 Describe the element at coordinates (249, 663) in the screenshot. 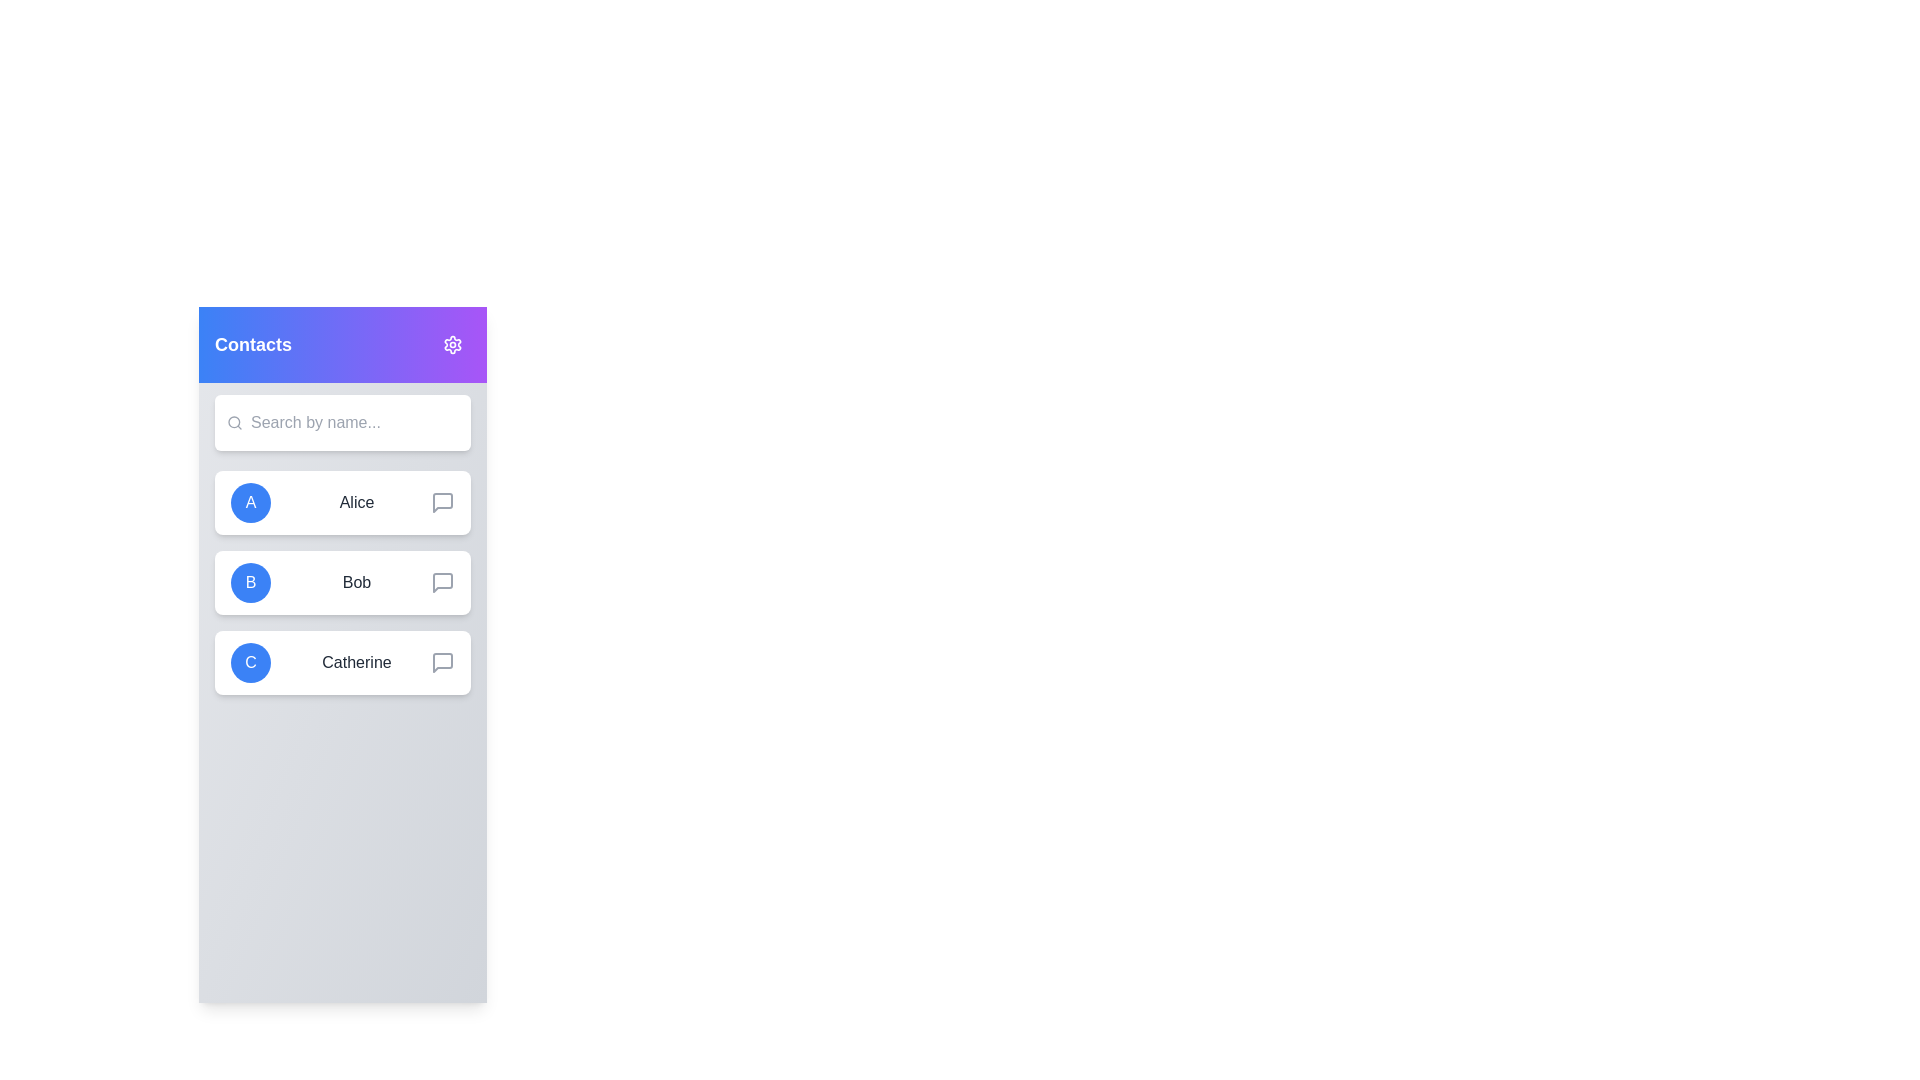

I see `the avatar of Catherine` at that location.